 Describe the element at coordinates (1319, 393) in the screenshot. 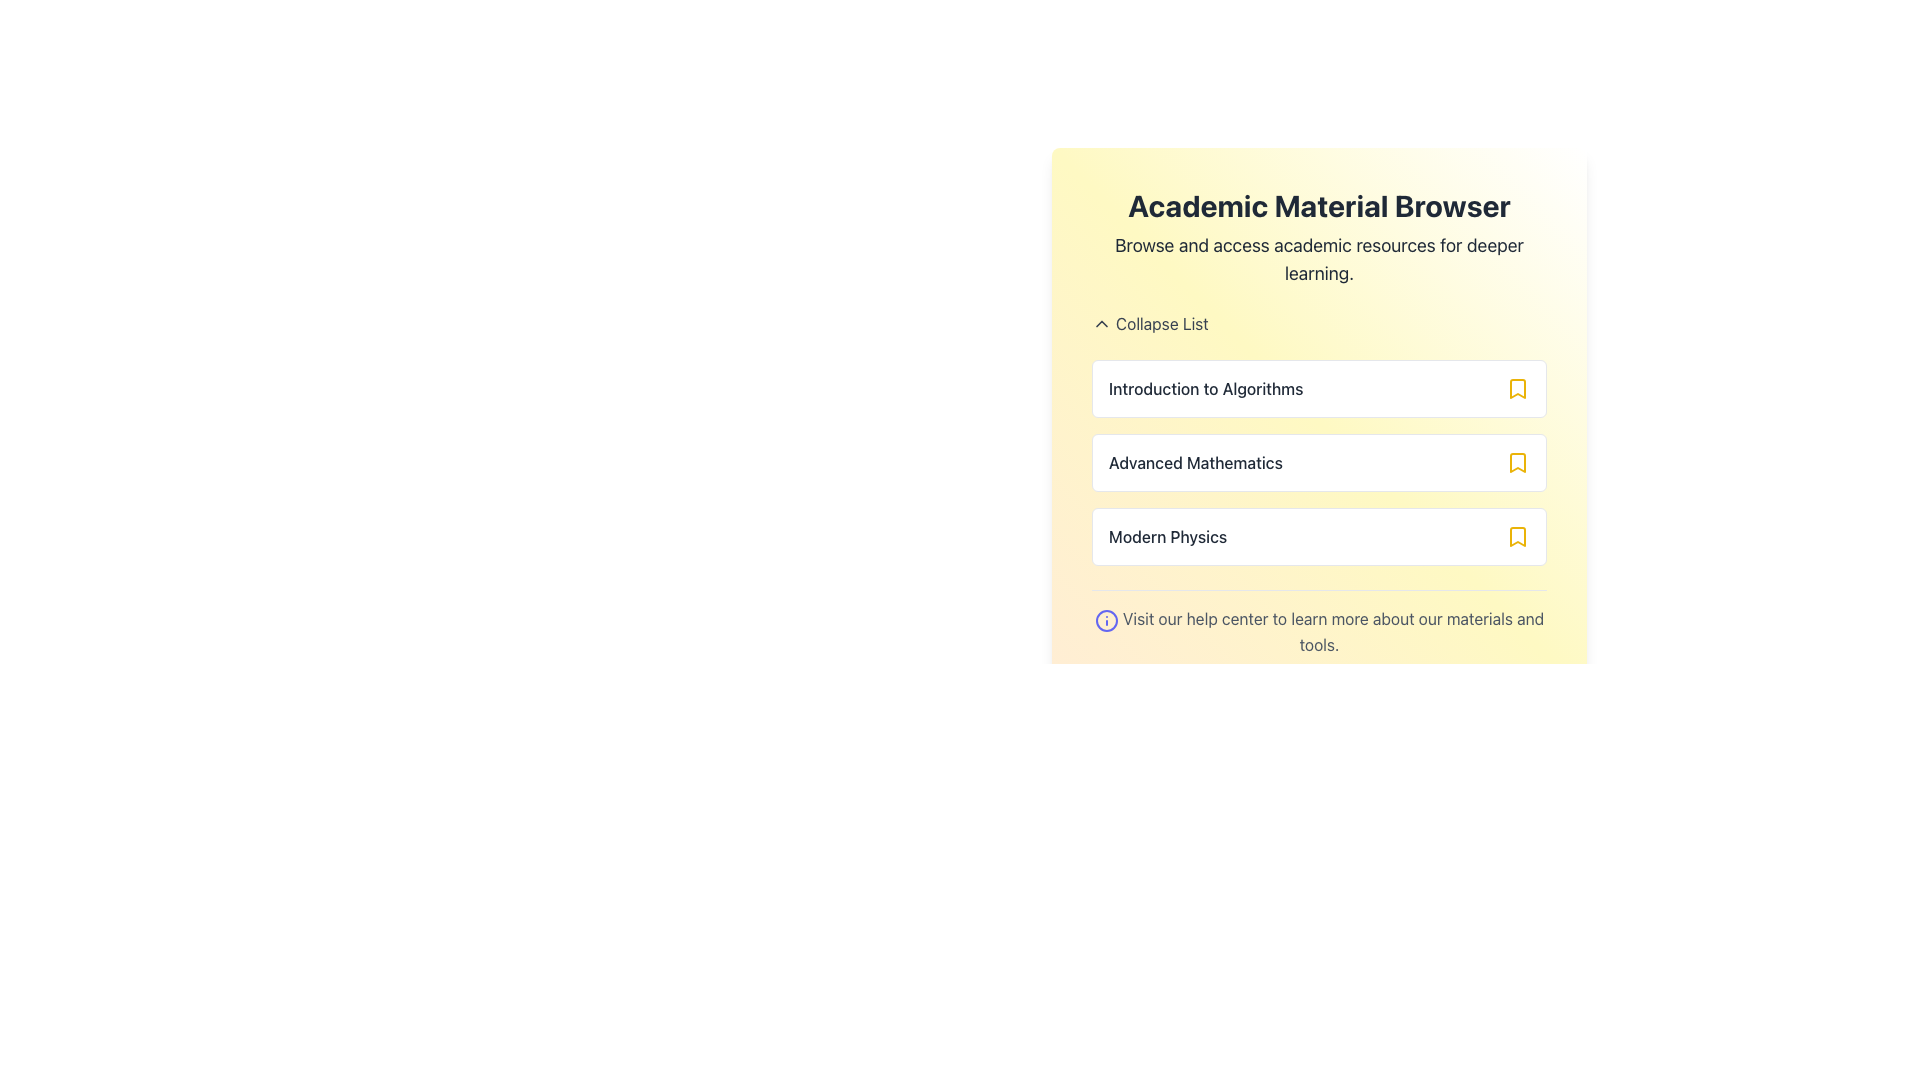

I see `the first list item titled 'Introduction` at that location.